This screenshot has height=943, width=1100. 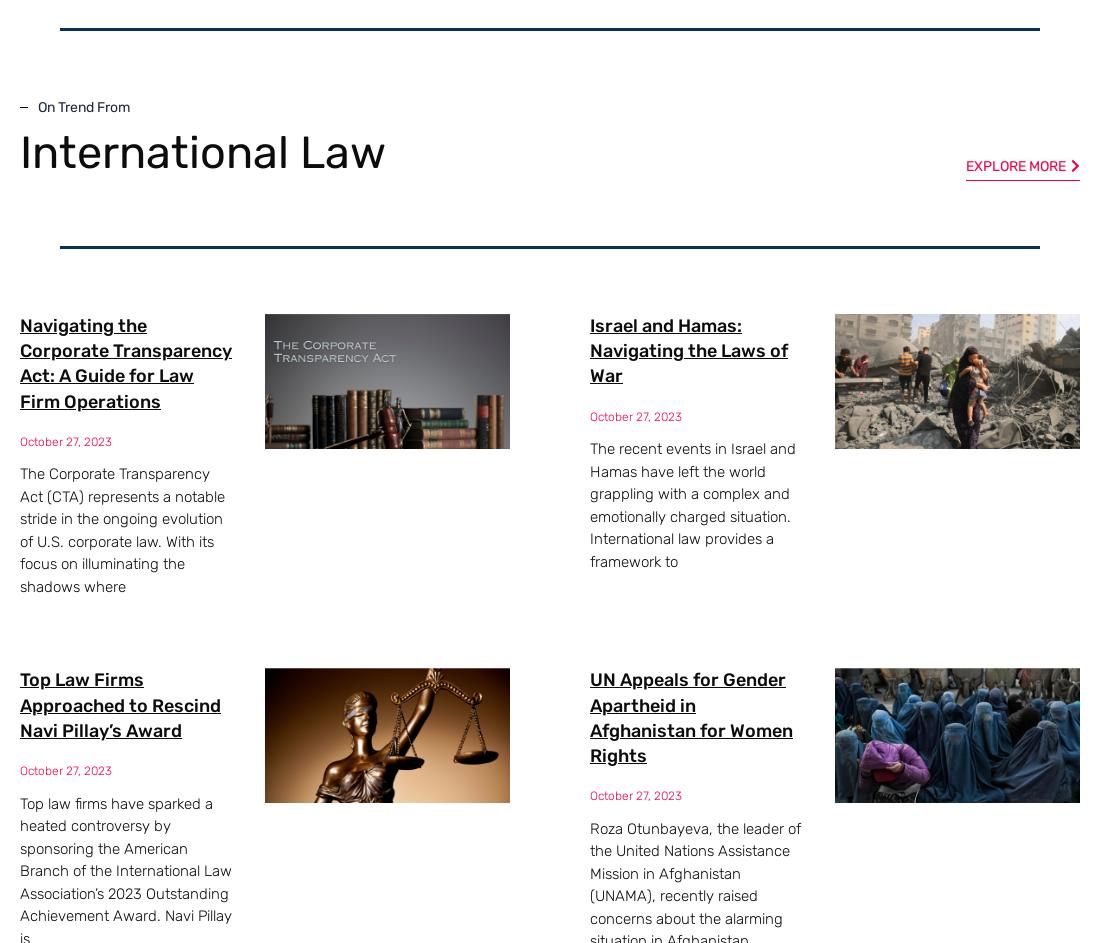 I want to click on 'Top Law Firms Approached to Rescind Navi Pillay’s Award', so click(x=19, y=703).